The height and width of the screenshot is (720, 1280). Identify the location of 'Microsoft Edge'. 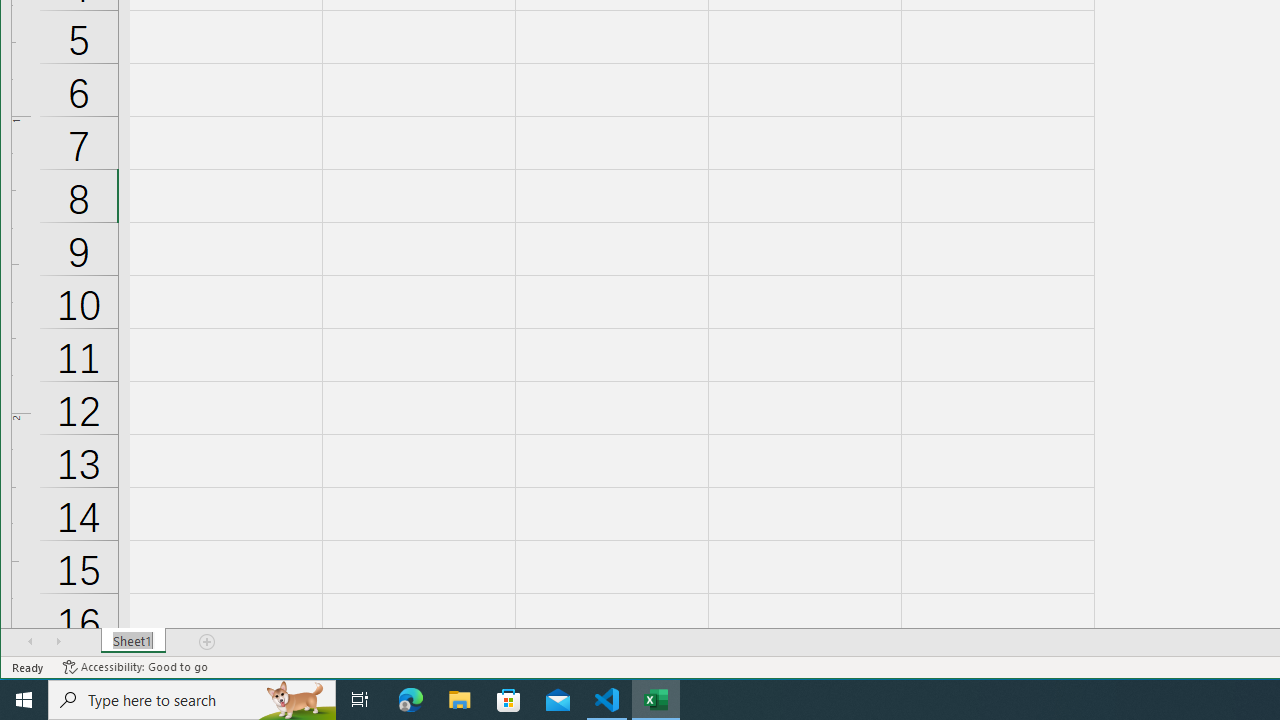
(410, 698).